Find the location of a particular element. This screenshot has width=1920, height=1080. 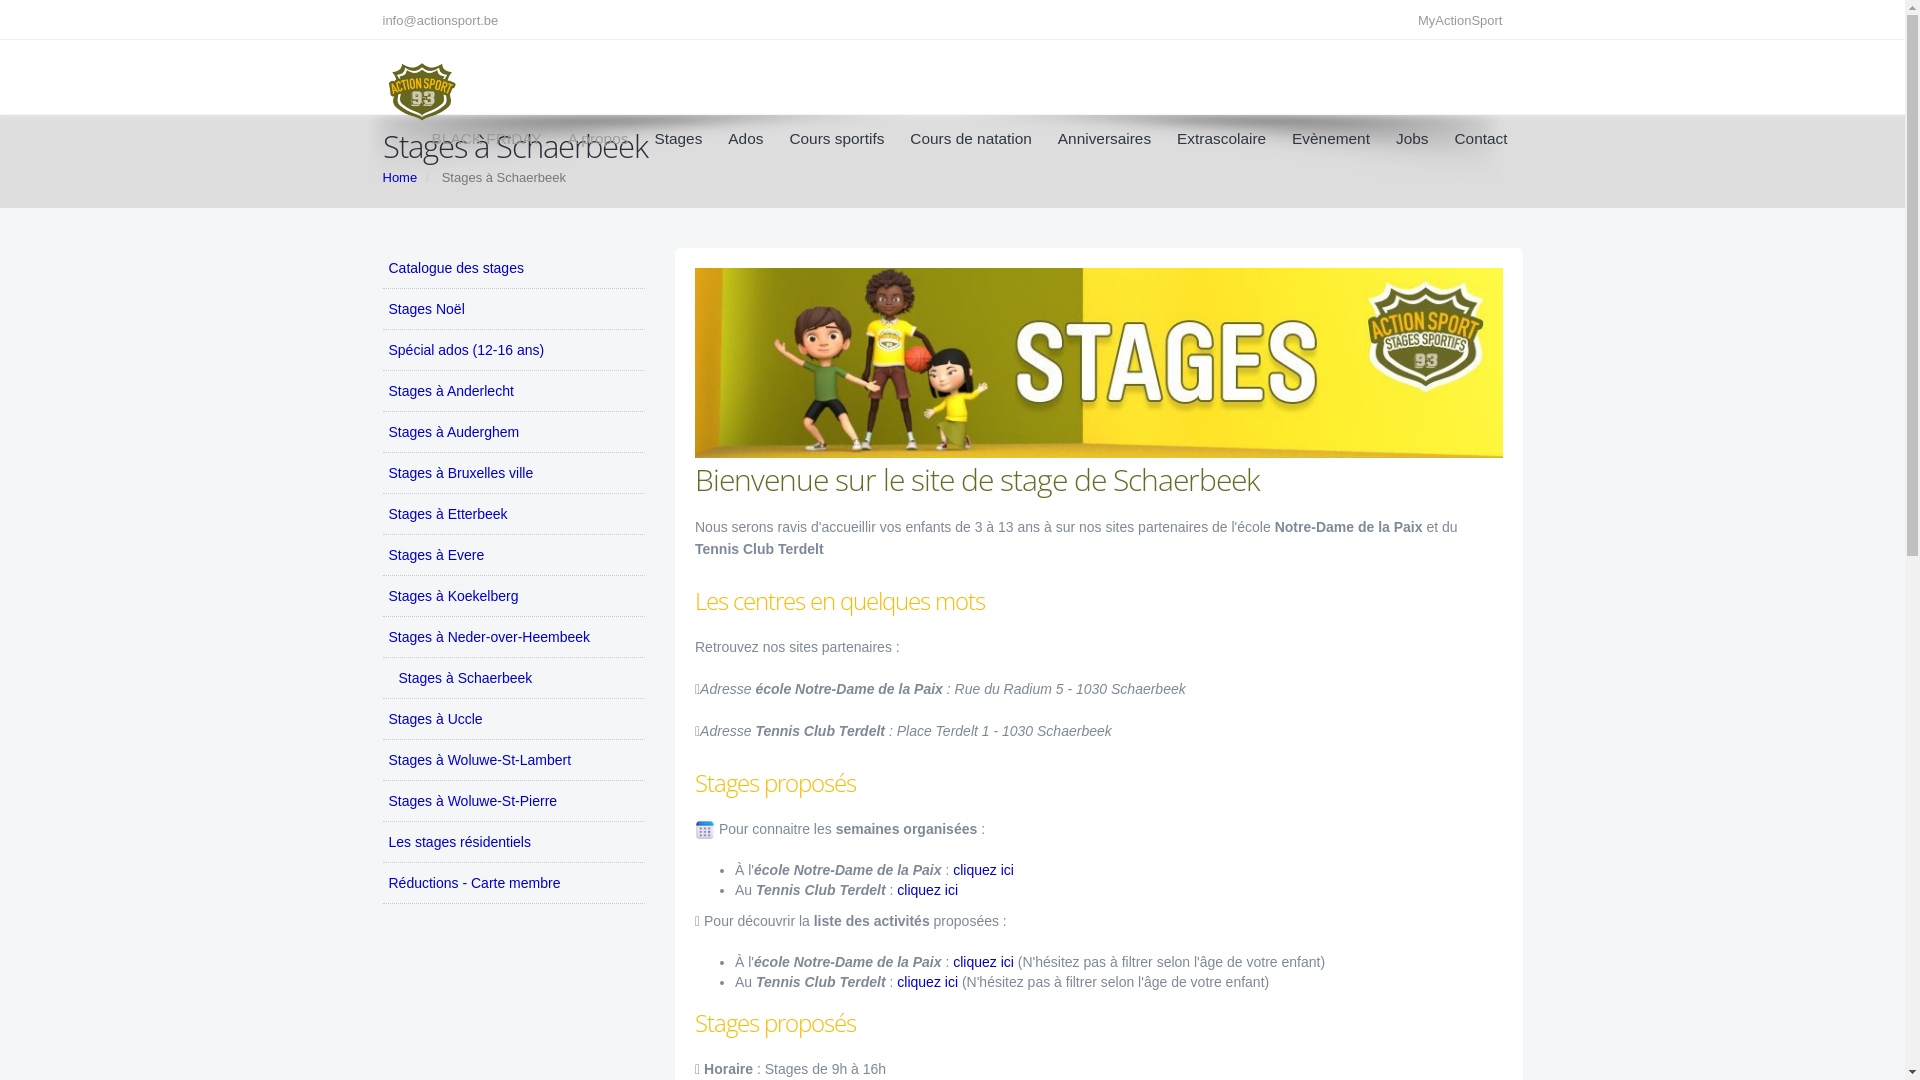

'Contact' is located at coordinates (1473, 137).